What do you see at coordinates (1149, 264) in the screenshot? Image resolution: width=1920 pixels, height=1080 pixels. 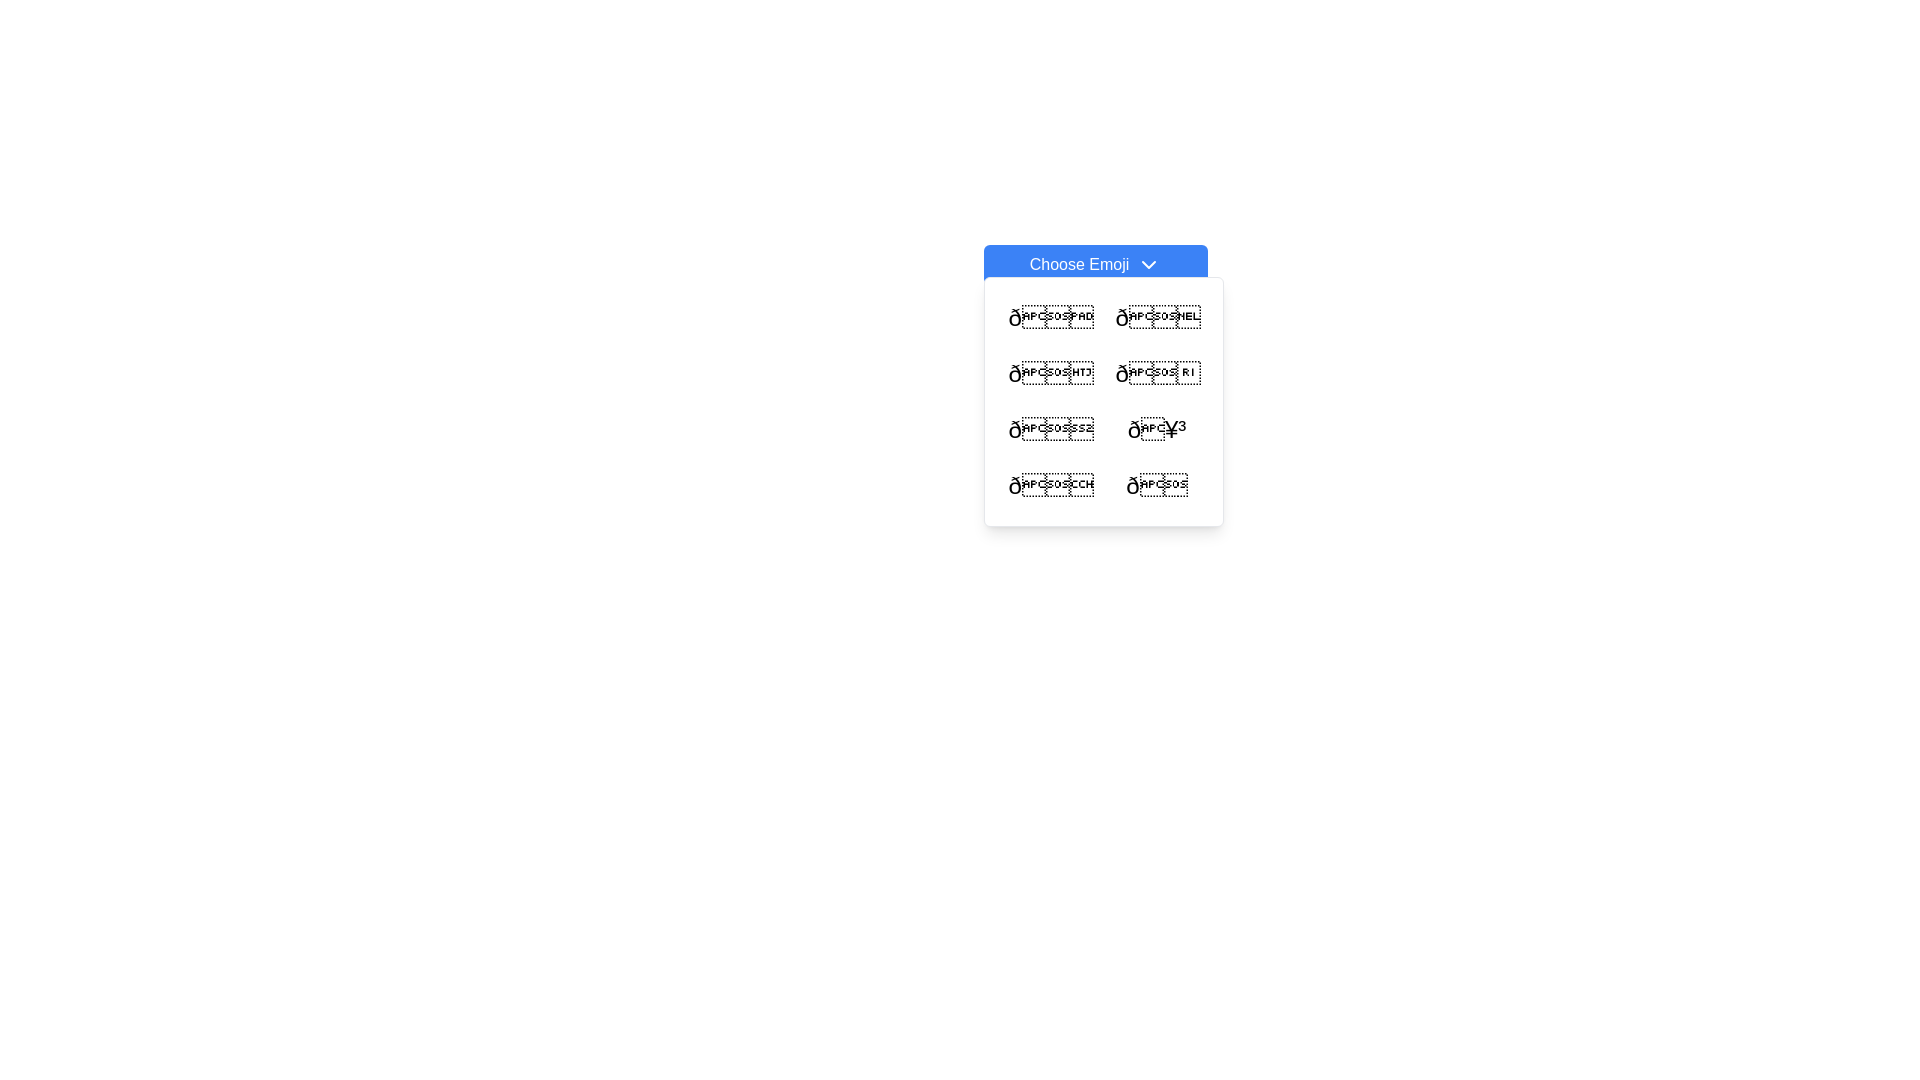 I see `the downward-facing chevron icon in white color located to the right of the text 'Choose Emoji'` at bounding box center [1149, 264].